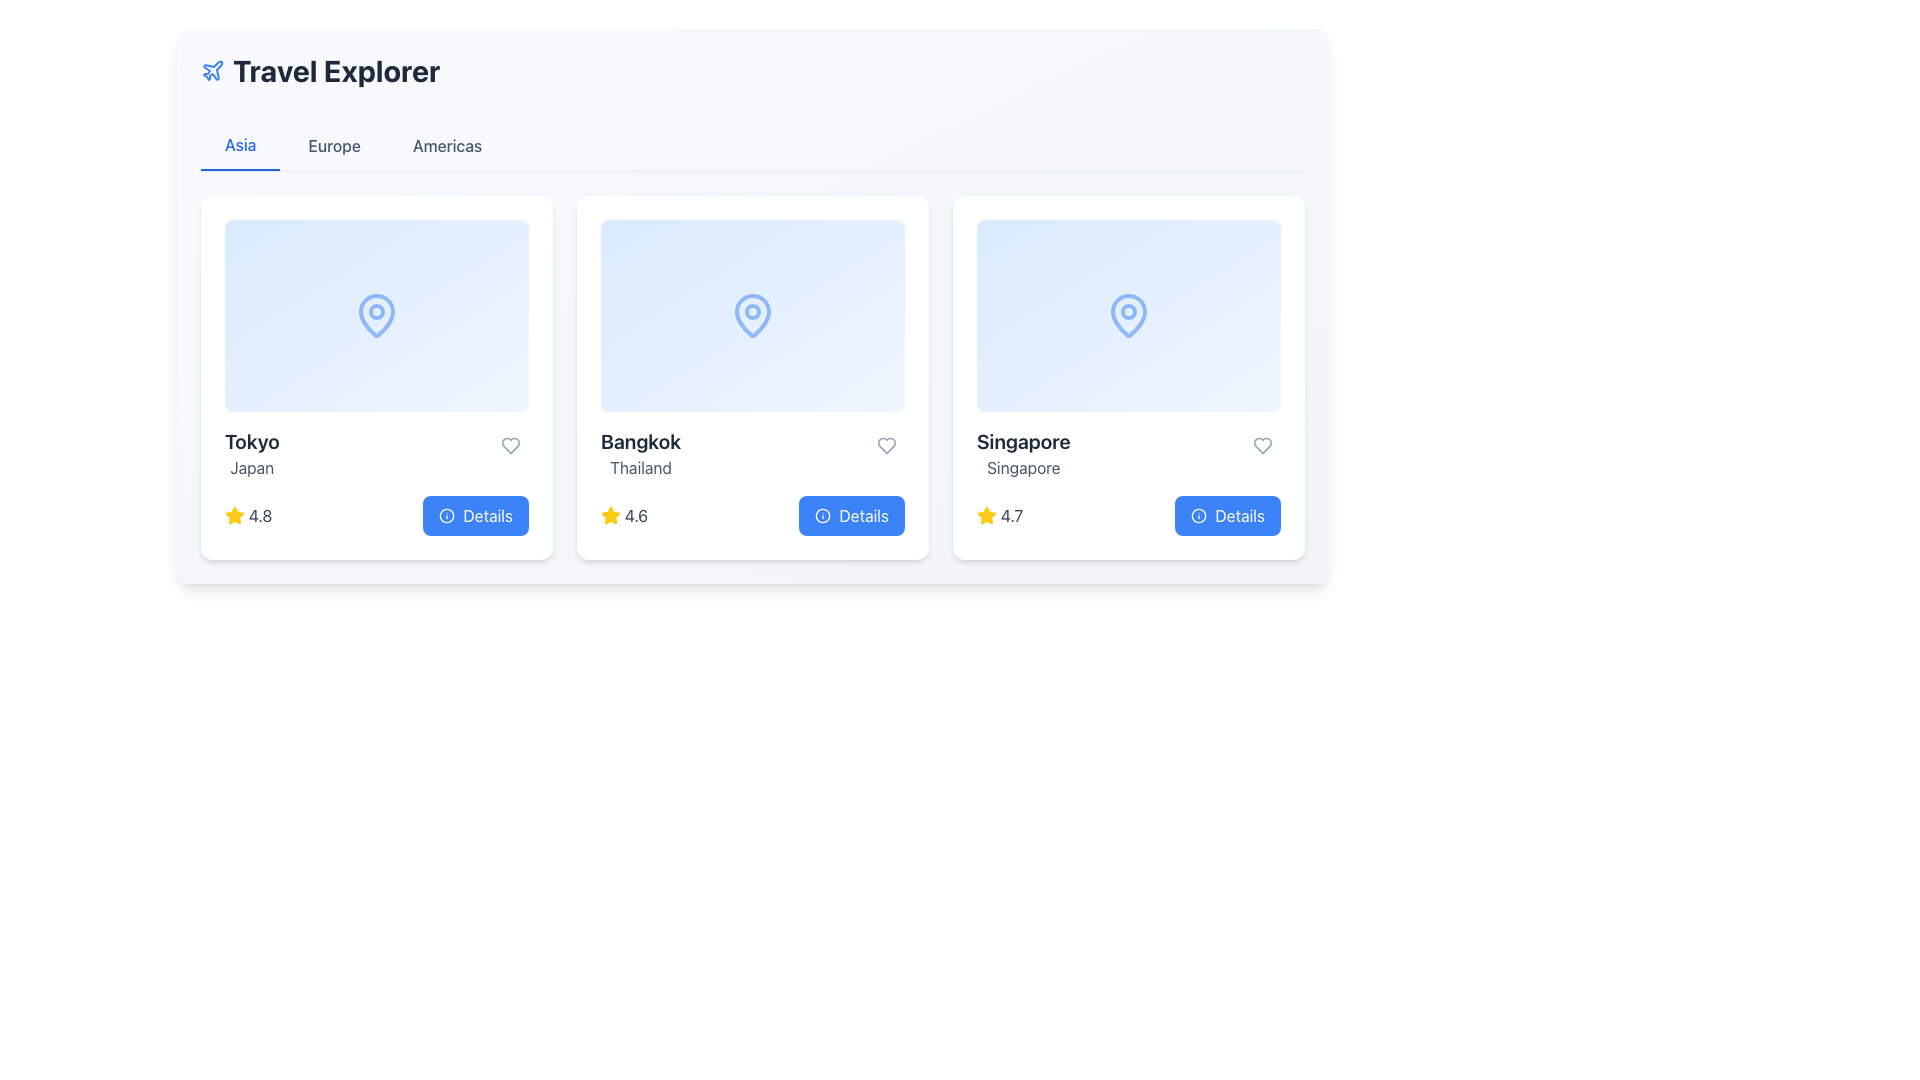  Describe the element at coordinates (987, 515) in the screenshot. I see `the star icon representing the rating attribute in the third card labeled 'Singapore', located to the left of the numeric rating value '4.7'` at that location.